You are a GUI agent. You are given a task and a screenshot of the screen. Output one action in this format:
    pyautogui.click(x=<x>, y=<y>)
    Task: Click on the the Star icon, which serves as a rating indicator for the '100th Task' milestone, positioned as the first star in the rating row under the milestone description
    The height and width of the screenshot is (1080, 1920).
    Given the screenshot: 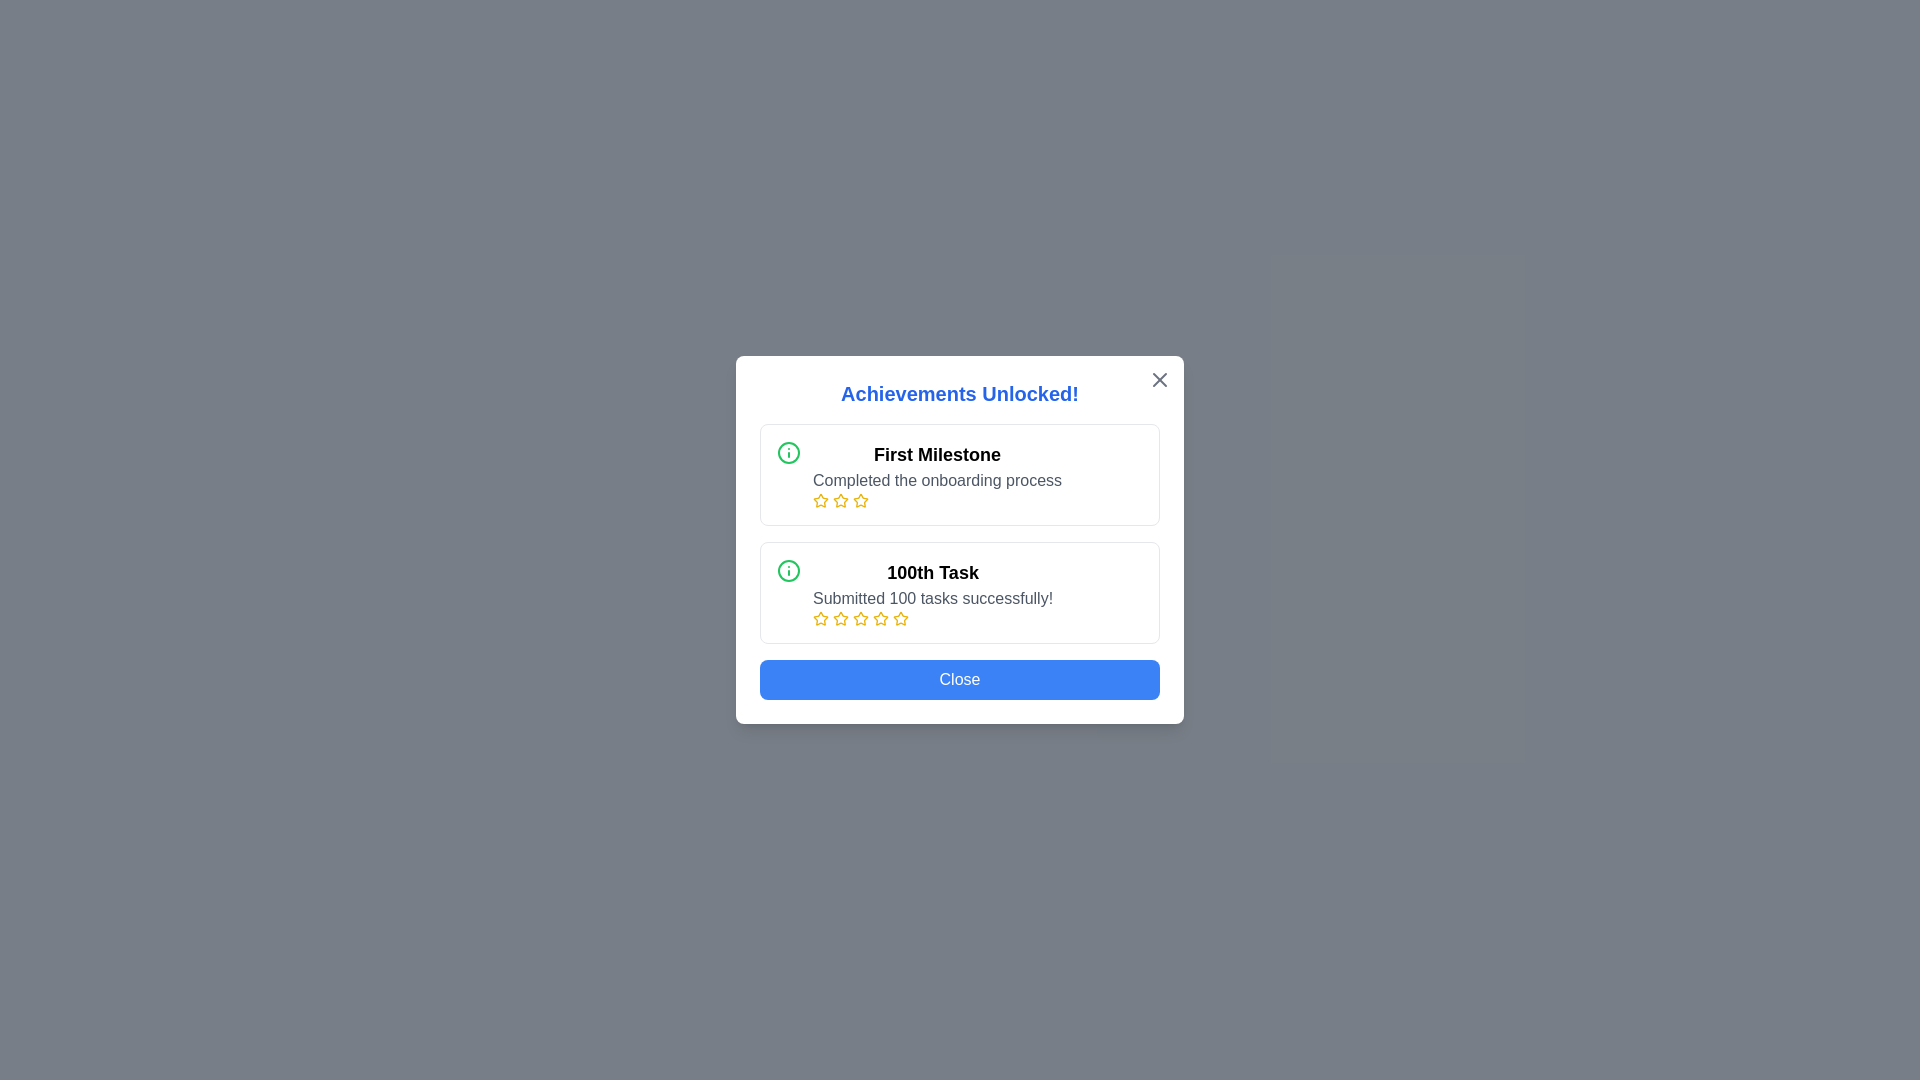 What is the action you would take?
    pyautogui.click(x=840, y=617)
    